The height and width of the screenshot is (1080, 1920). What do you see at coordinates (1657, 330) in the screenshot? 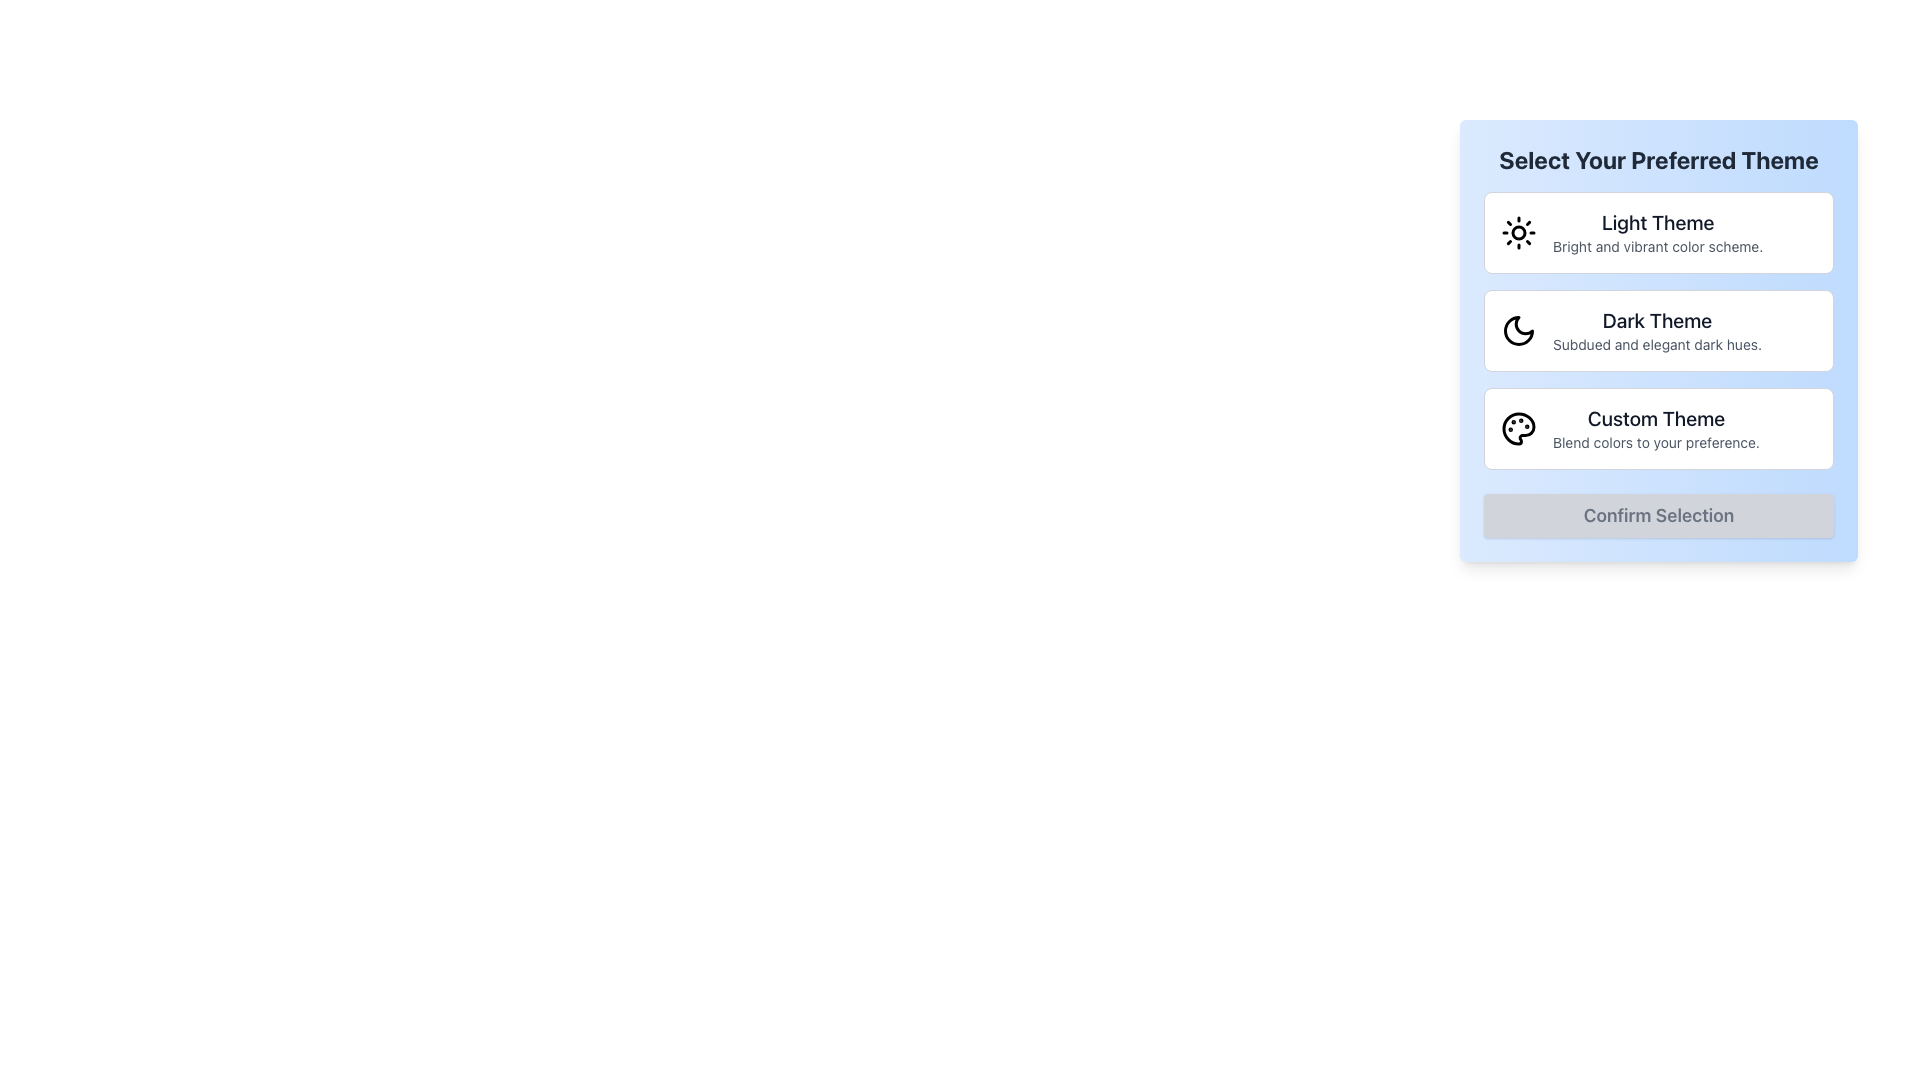
I see `the 'Dark Theme' text block, which displays the title and description for the Dark Theme option in the theme selection interface` at bounding box center [1657, 330].